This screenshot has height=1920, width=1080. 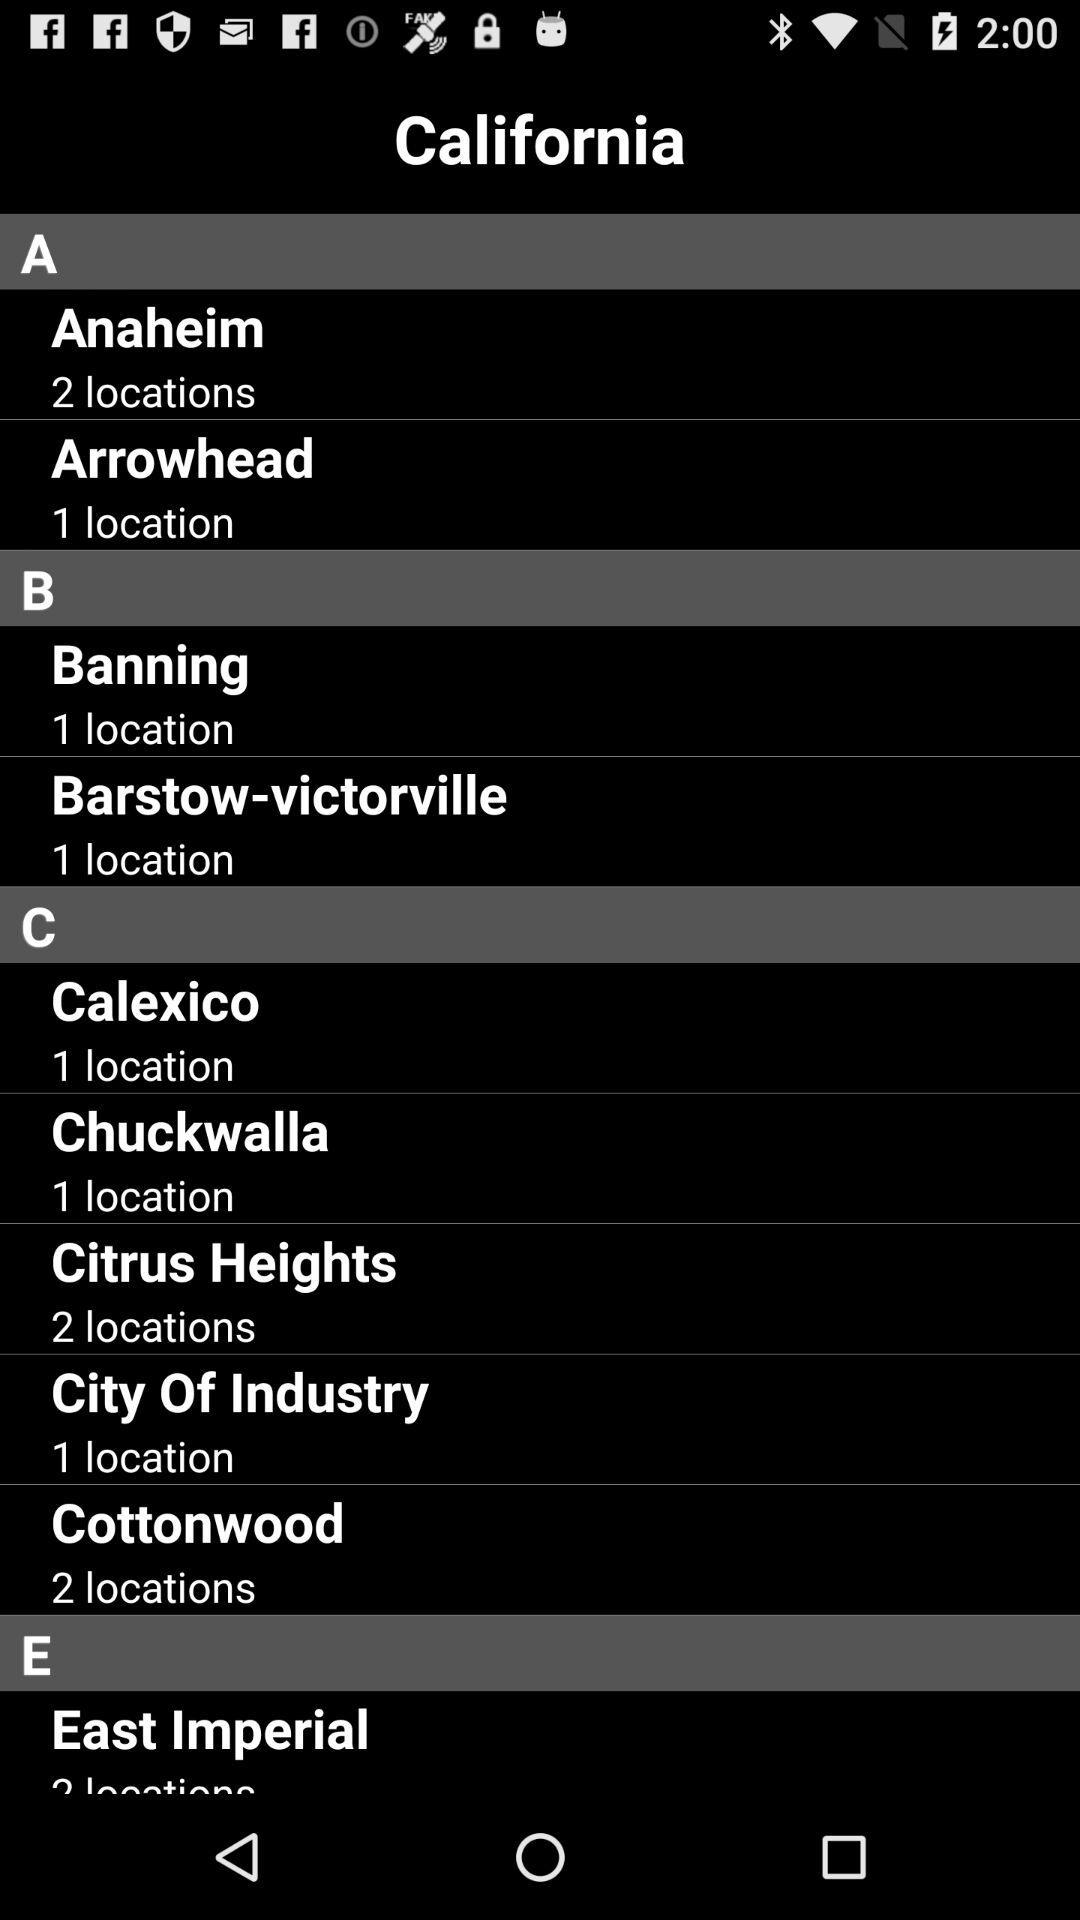 I want to click on icon below the 2 locations, so click(x=550, y=1653).